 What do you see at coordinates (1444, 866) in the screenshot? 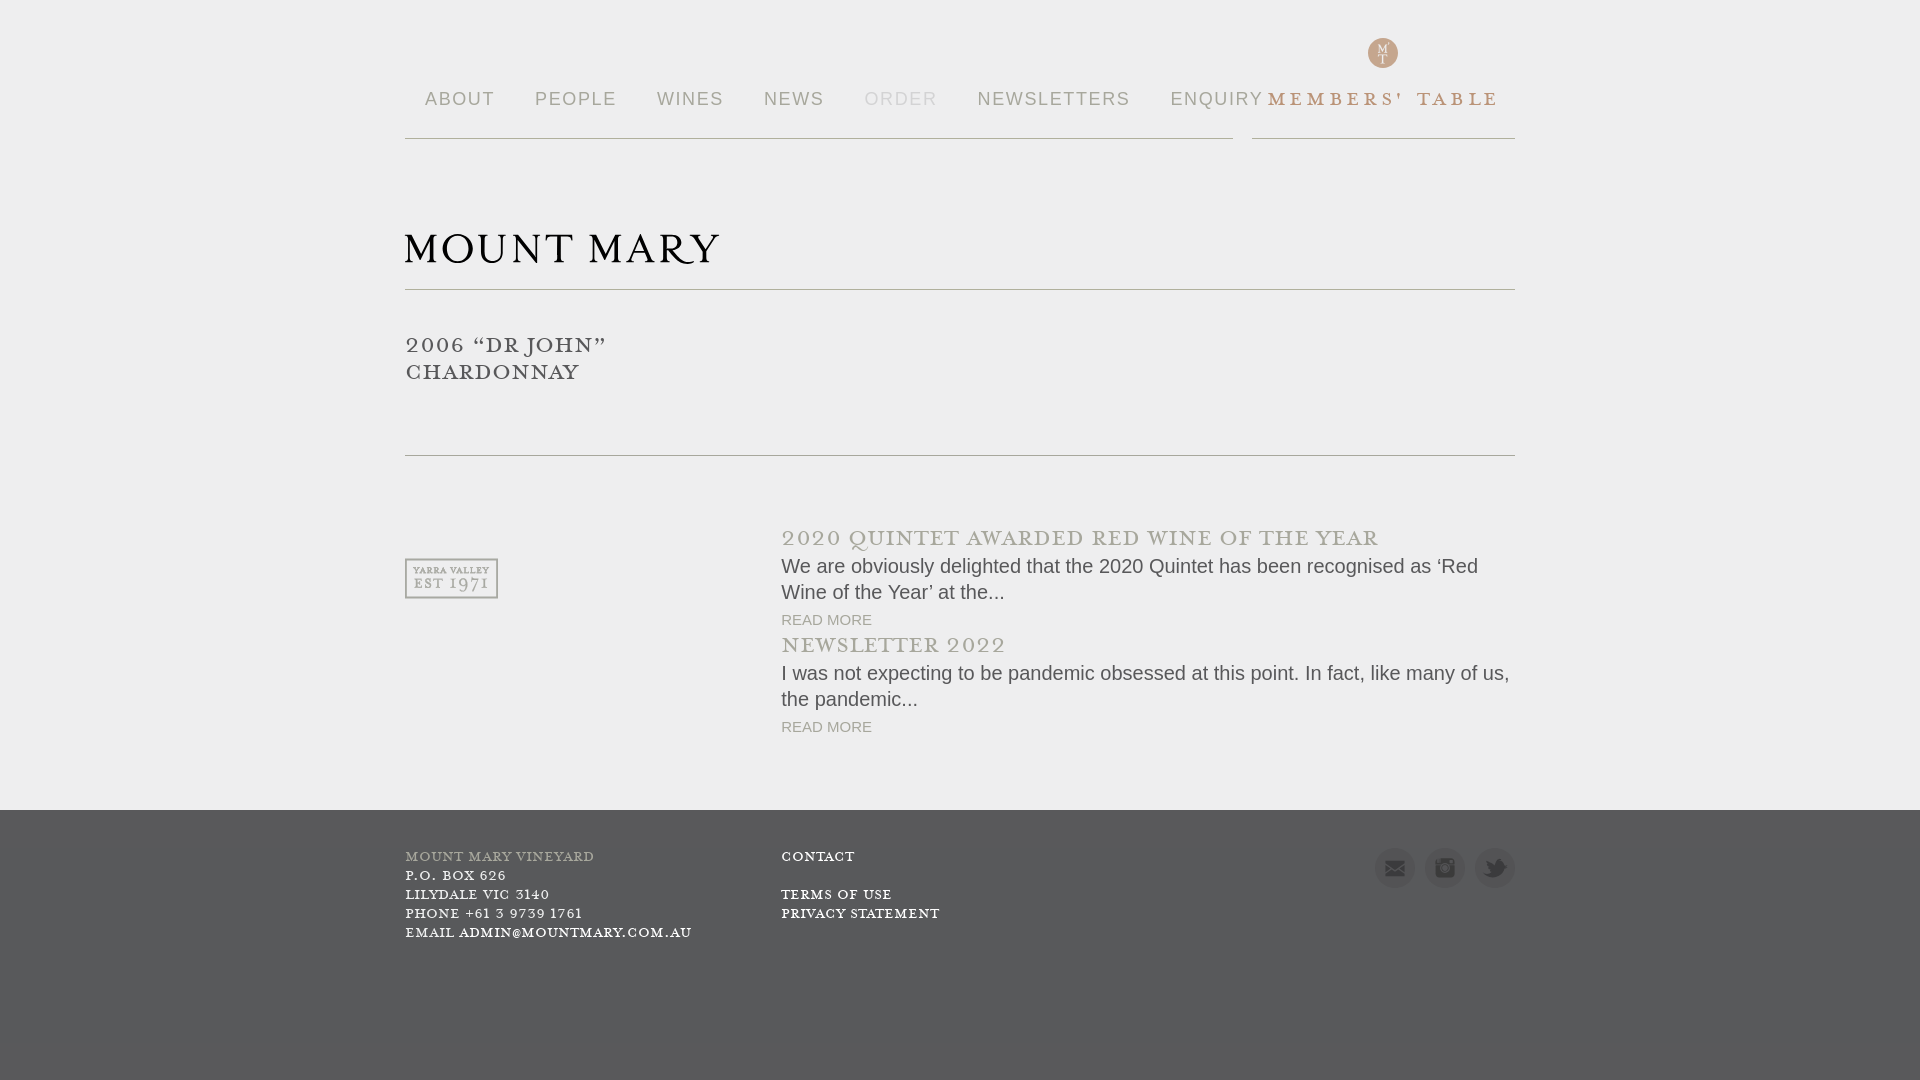
I see `'INSTAGRAM'` at bounding box center [1444, 866].